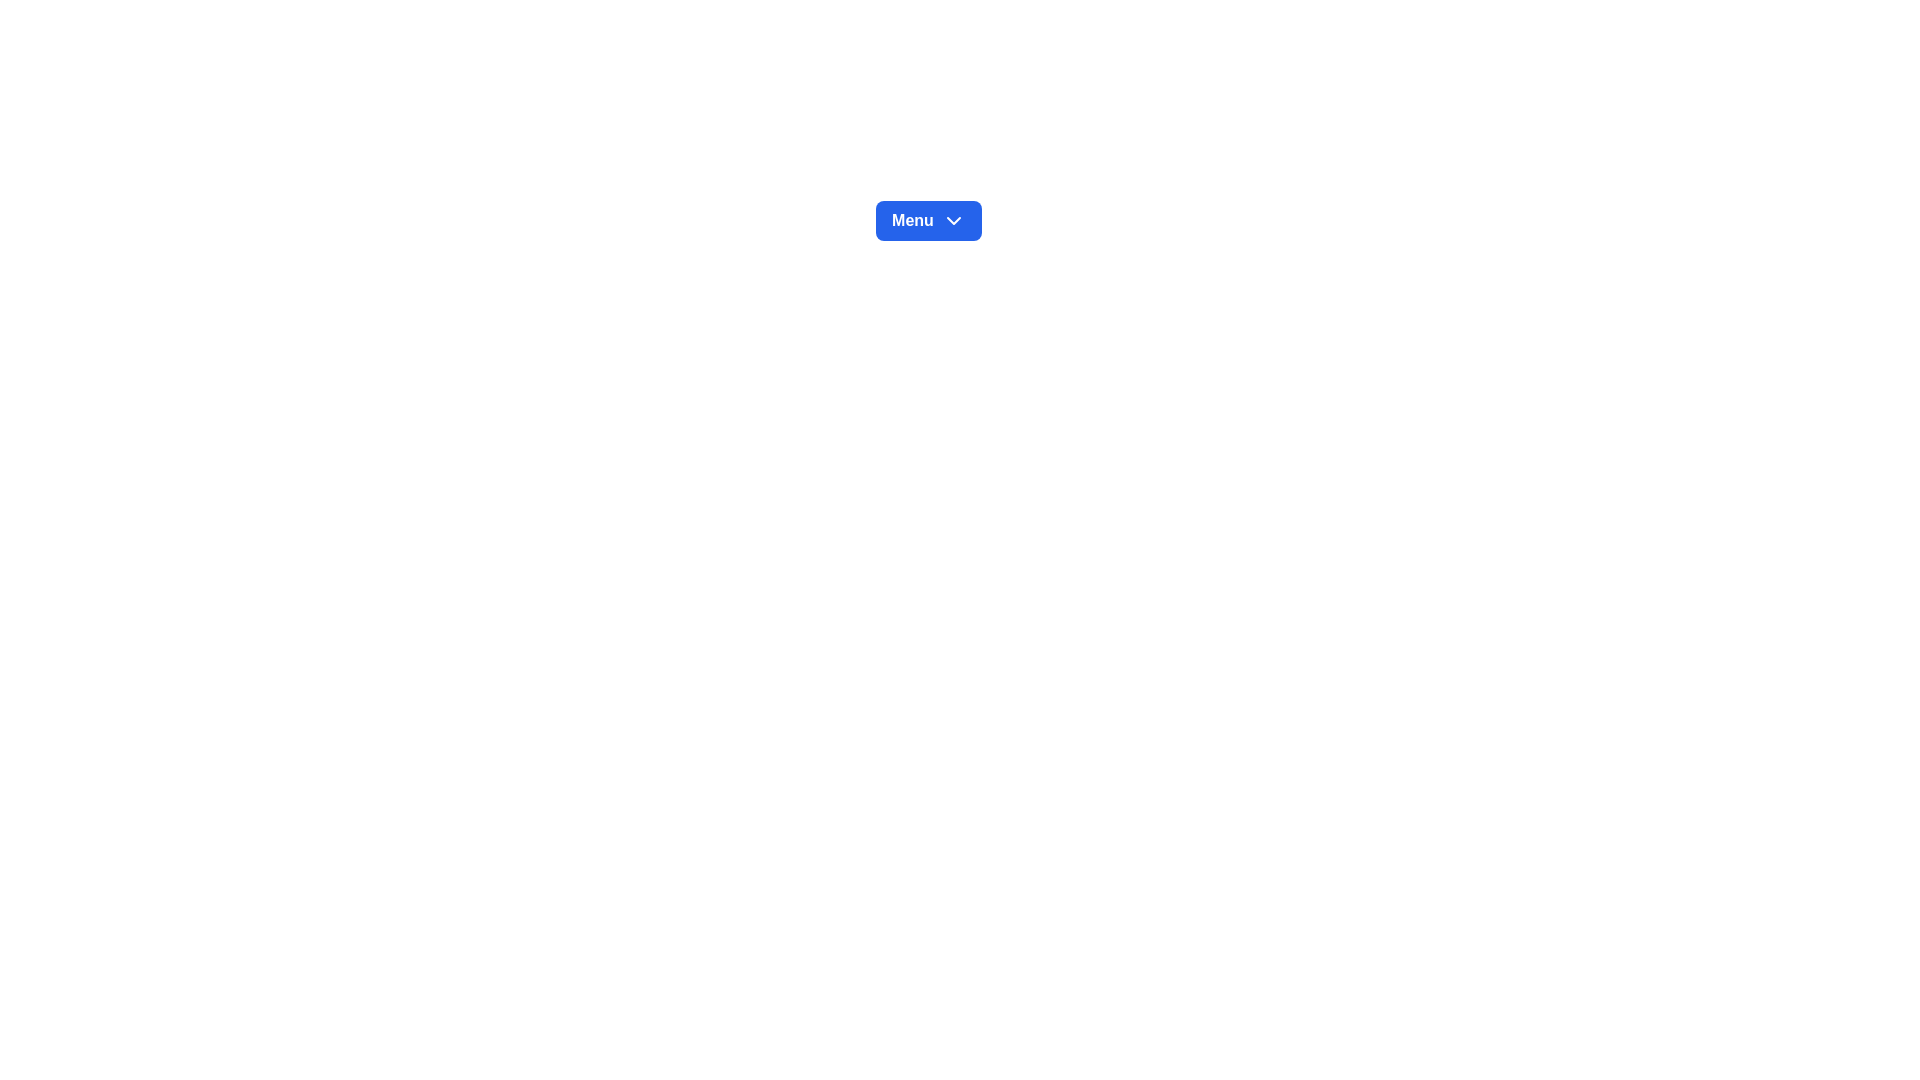 Image resolution: width=1920 pixels, height=1080 pixels. What do you see at coordinates (928, 220) in the screenshot?
I see `the blue rectangular 'Menu' button with rounded corners` at bounding box center [928, 220].